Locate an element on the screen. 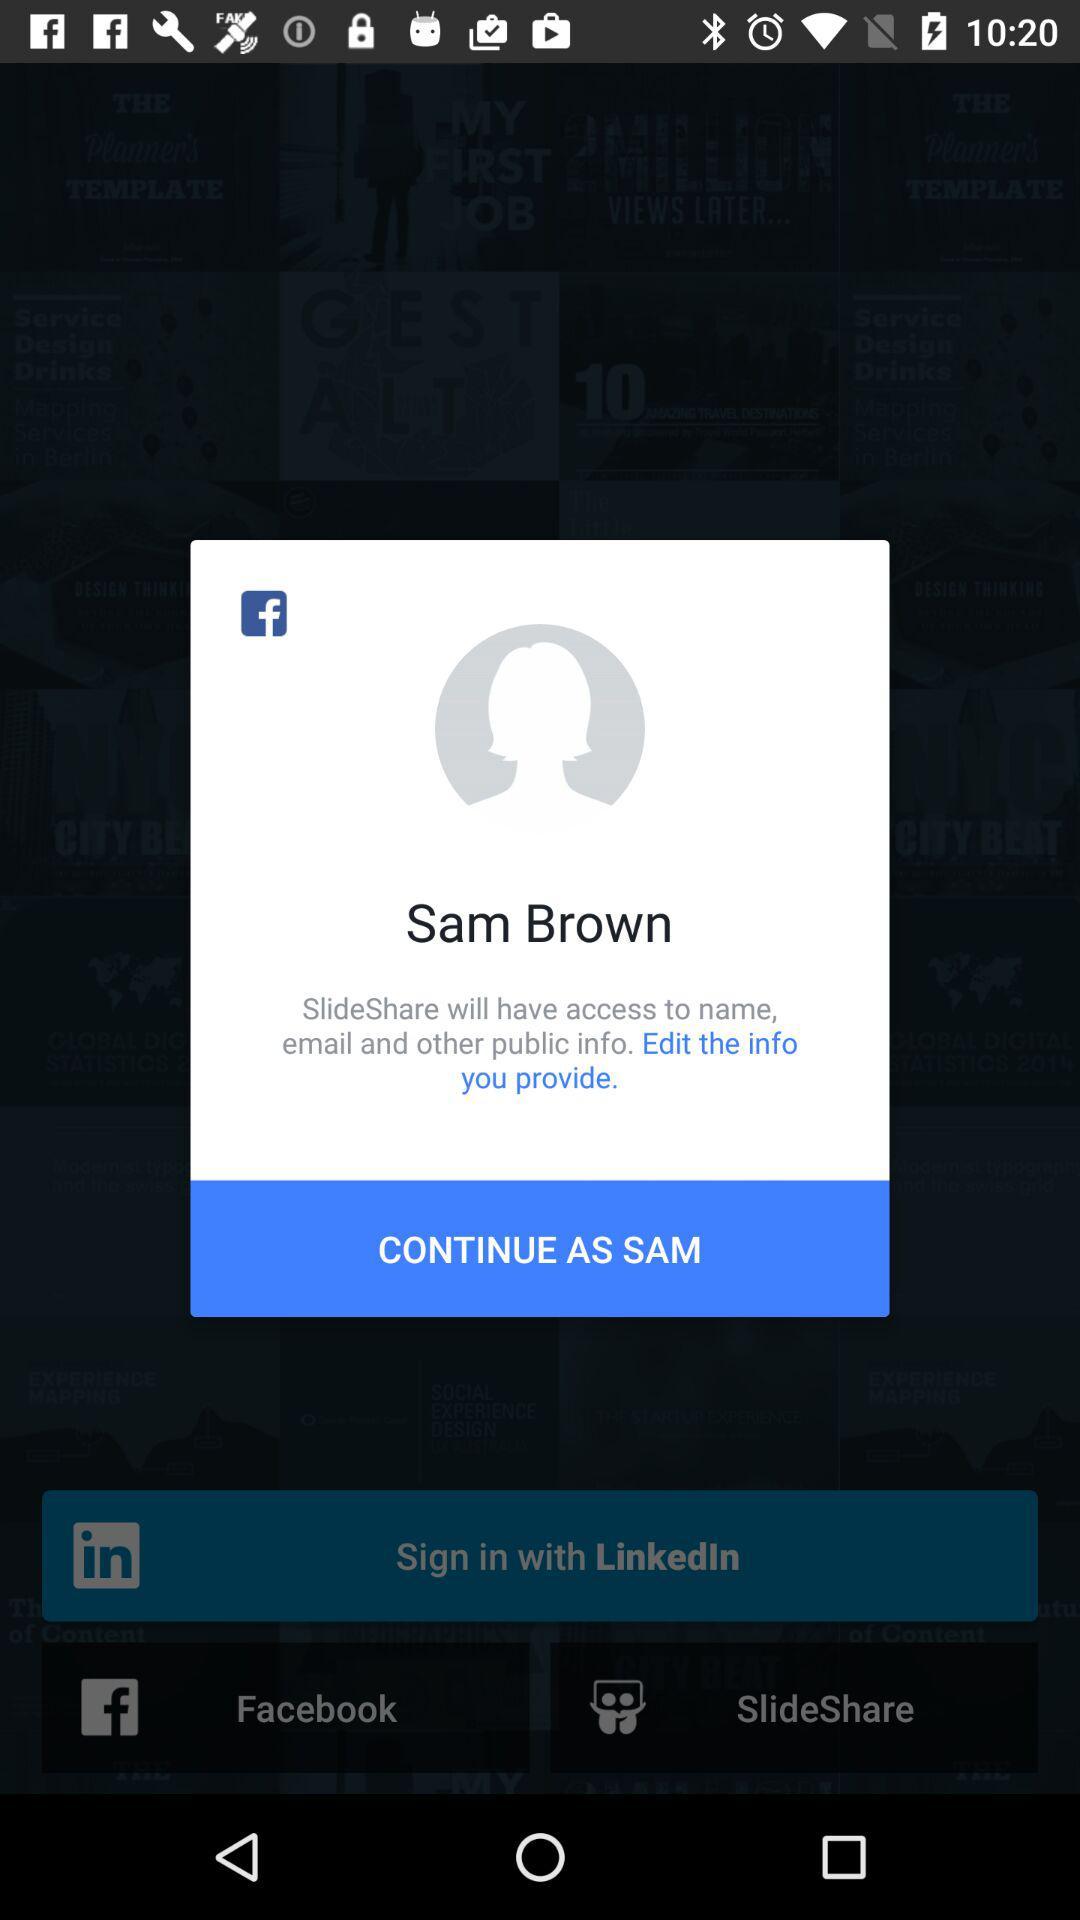 This screenshot has width=1080, height=1920. slideshare will have is located at coordinates (540, 1041).